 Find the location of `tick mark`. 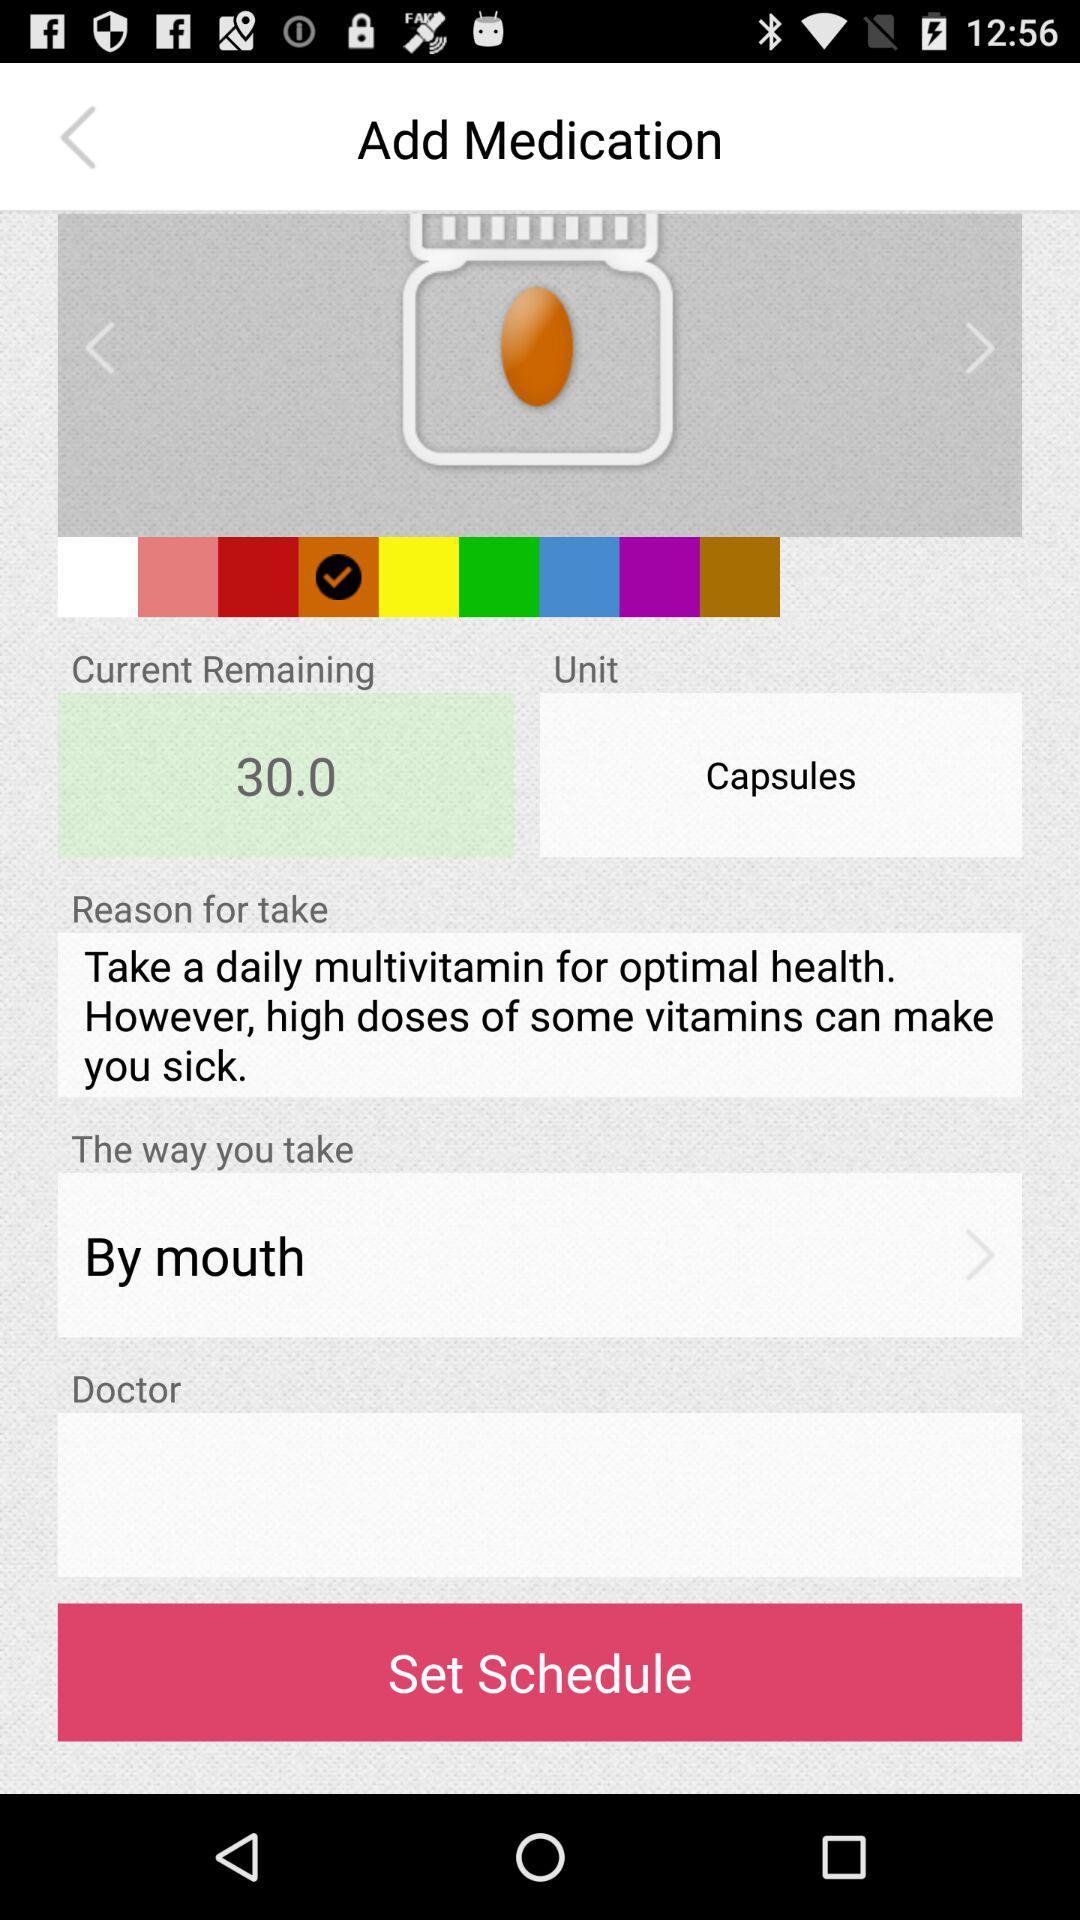

tick mark is located at coordinates (338, 575).